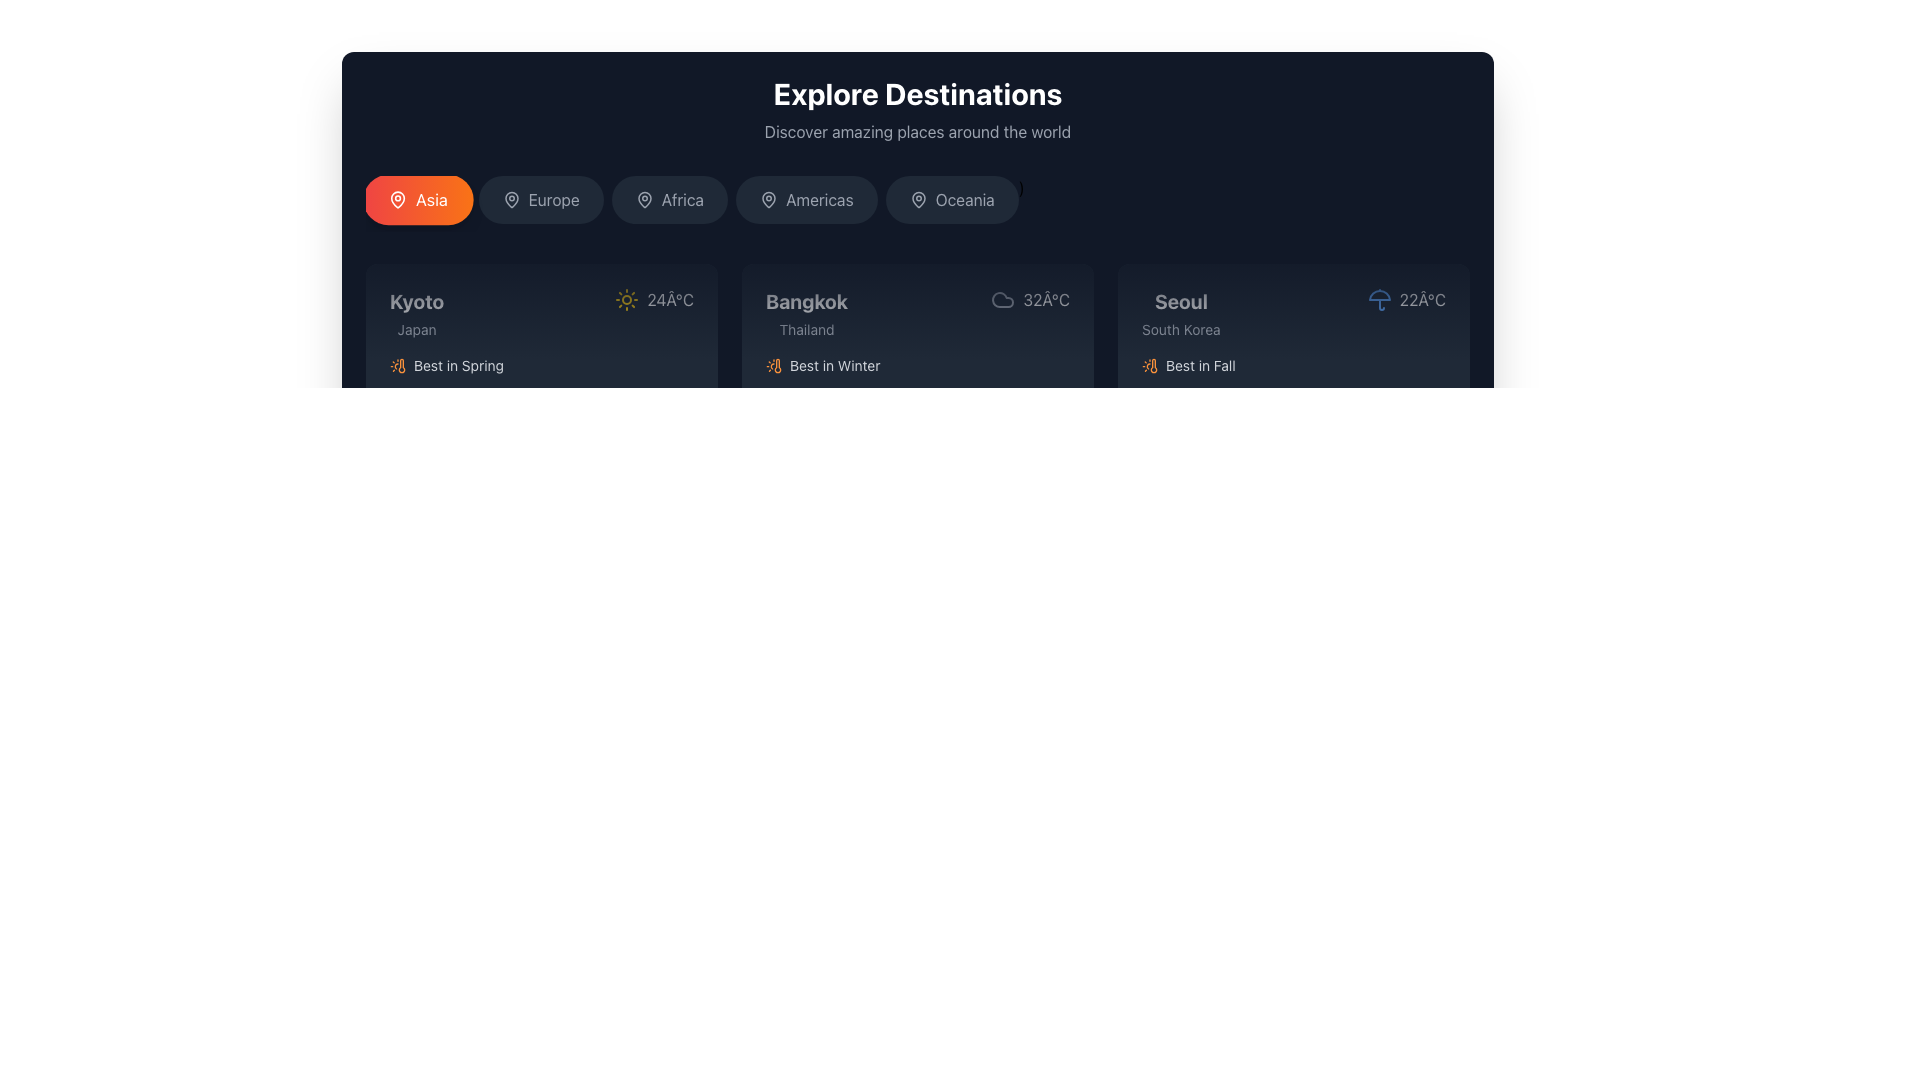  Describe the element at coordinates (1294, 375) in the screenshot. I see `the third card element in the horizontally arranged grid, which features a dark background and rounded corners` at that location.